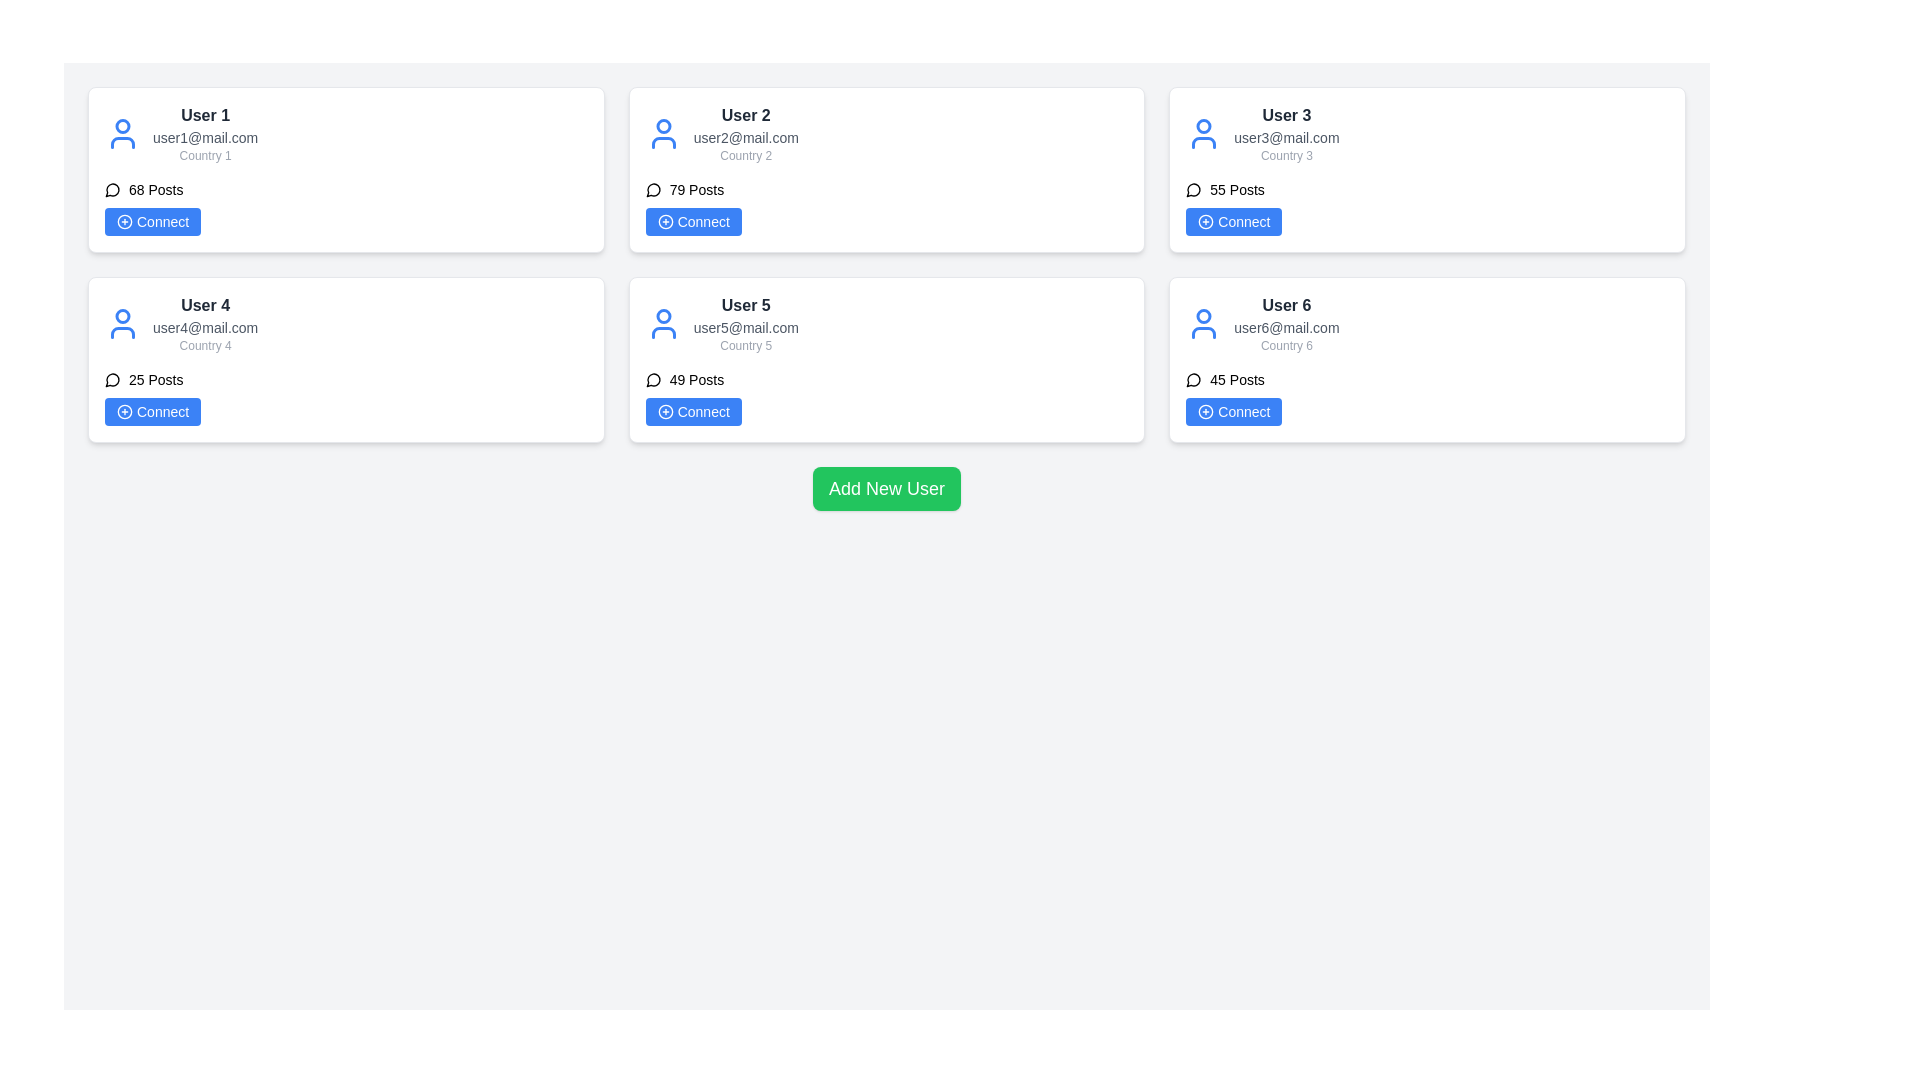  I want to click on the SVG circle element representing the profile picture placeholder for User 6, located in the second row and third column of the user grid, so click(1203, 315).